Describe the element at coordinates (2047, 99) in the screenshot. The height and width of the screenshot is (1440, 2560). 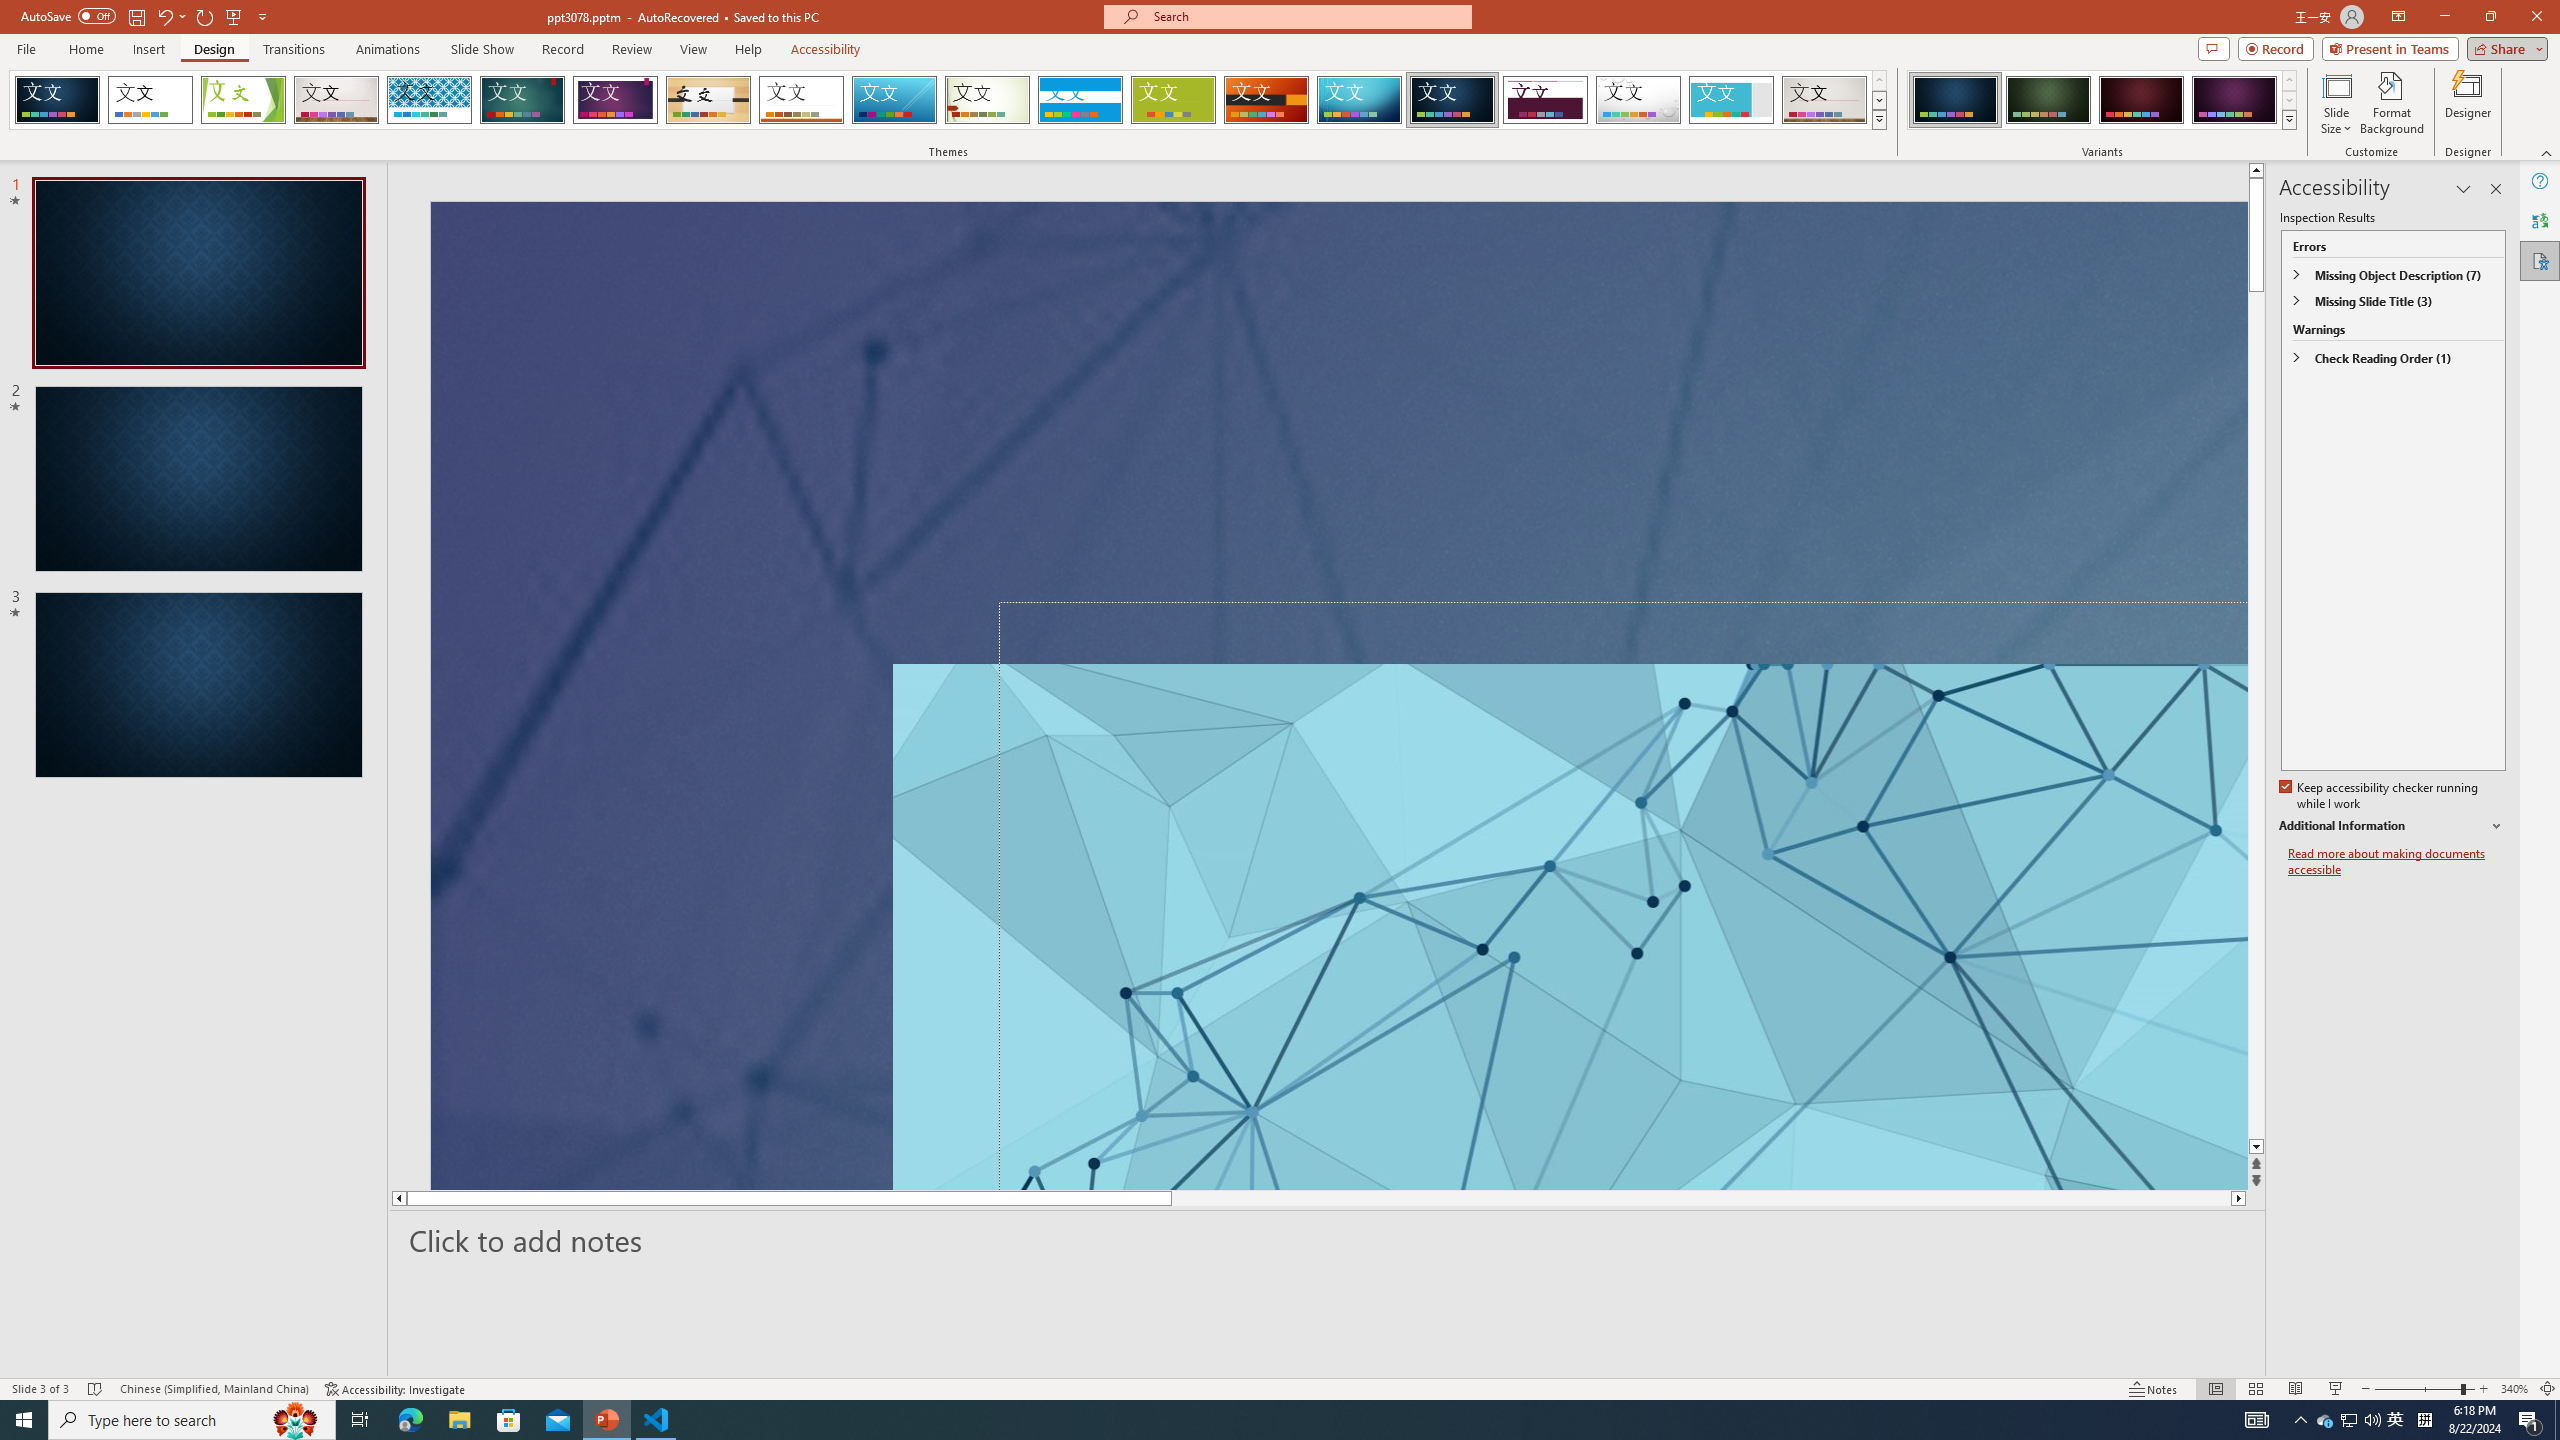
I see `'Damask Variant 2'` at that location.